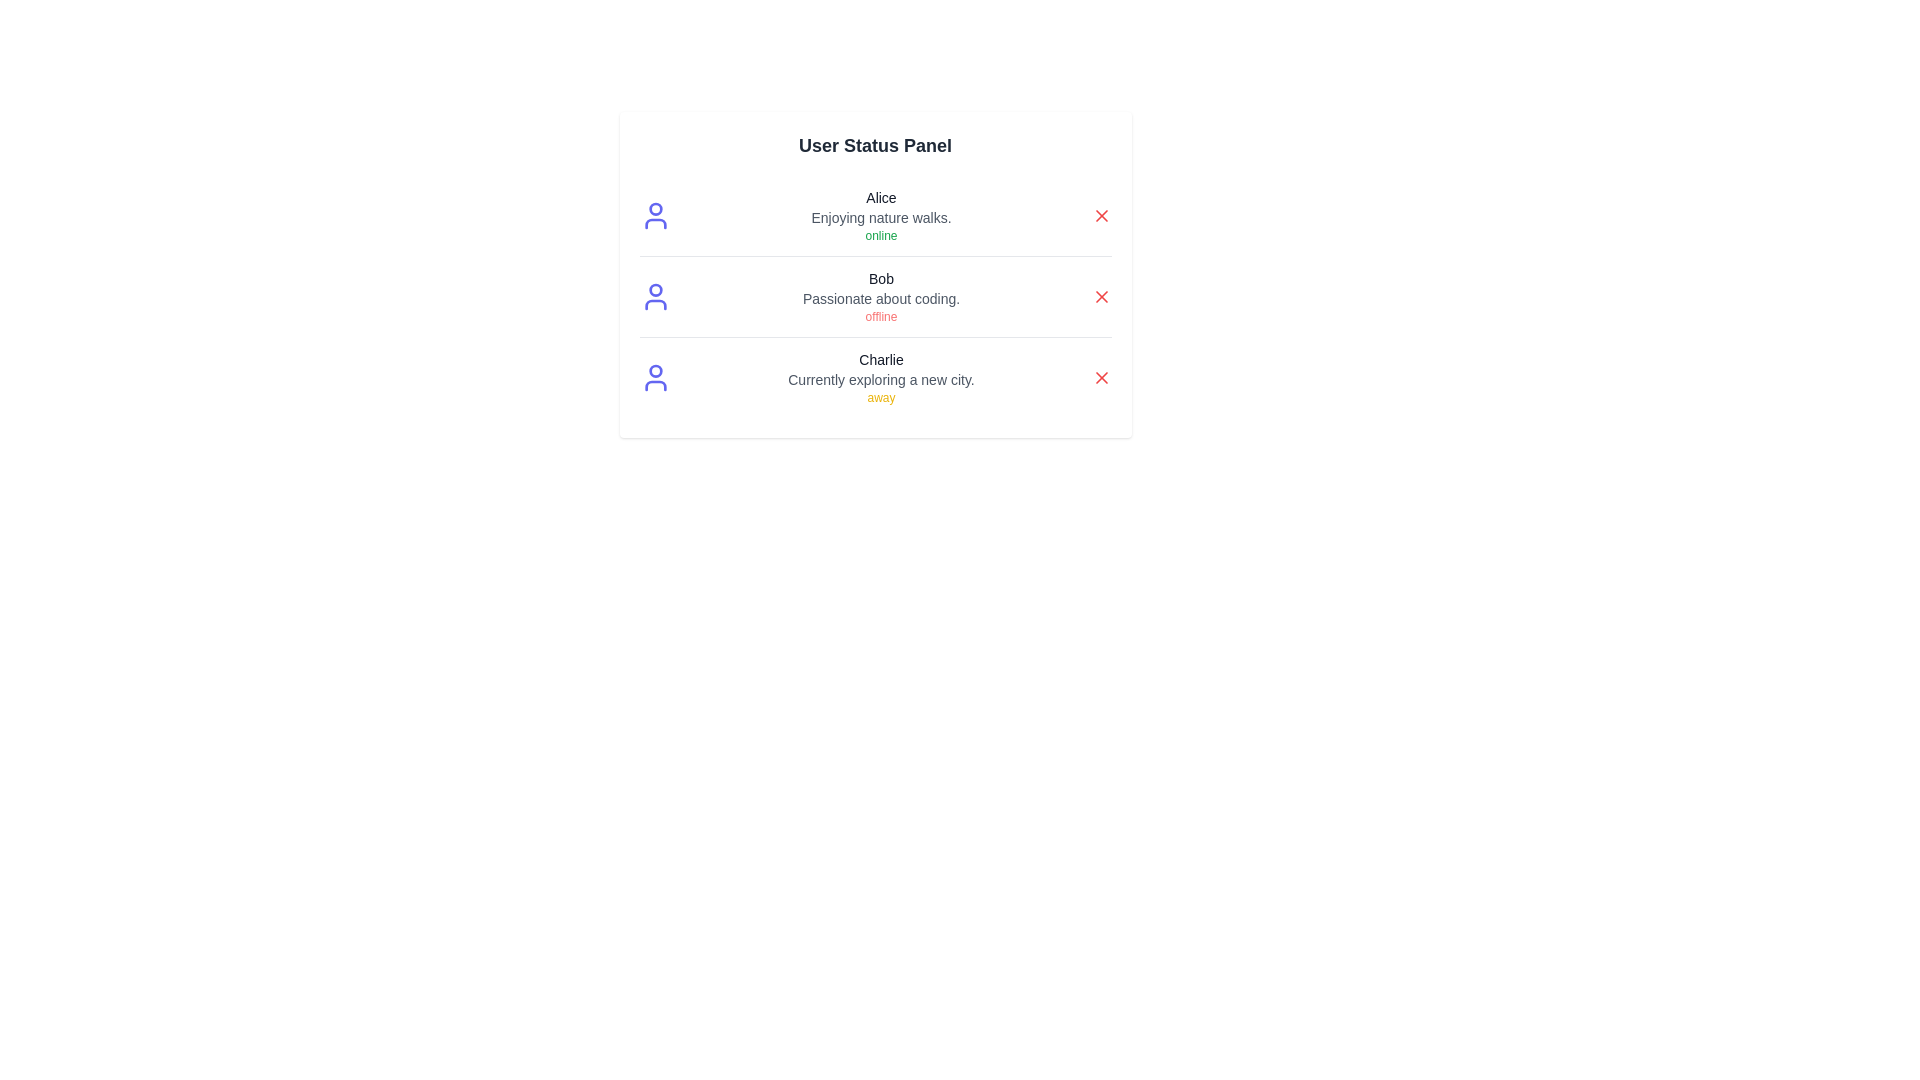 The width and height of the screenshot is (1920, 1080). What do you see at coordinates (880, 234) in the screenshot?
I see `text label 'online' which is styled in a small green font and is located below the description 'Enjoying nature walks' associated with the user 'Alice'` at bounding box center [880, 234].